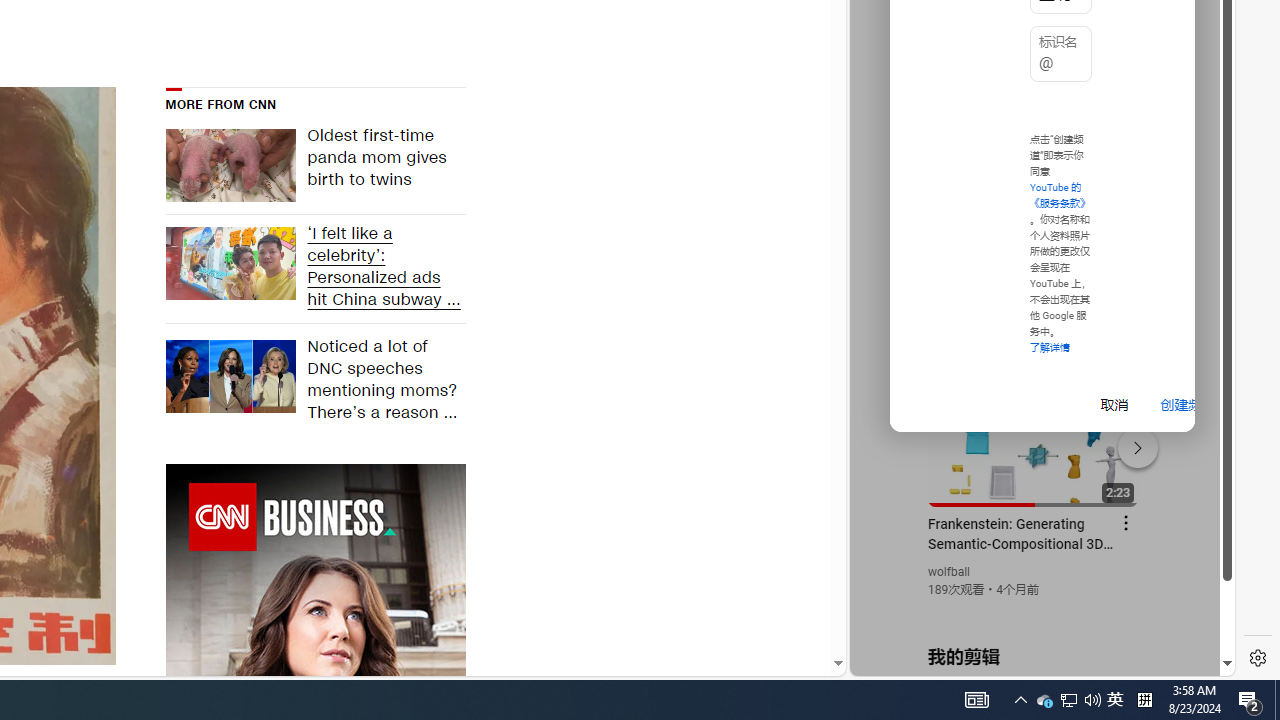 Image resolution: width=1280 pixels, height=720 pixels. What do you see at coordinates (1034, 431) in the screenshot?
I see `'YouTube'` at bounding box center [1034, 431].